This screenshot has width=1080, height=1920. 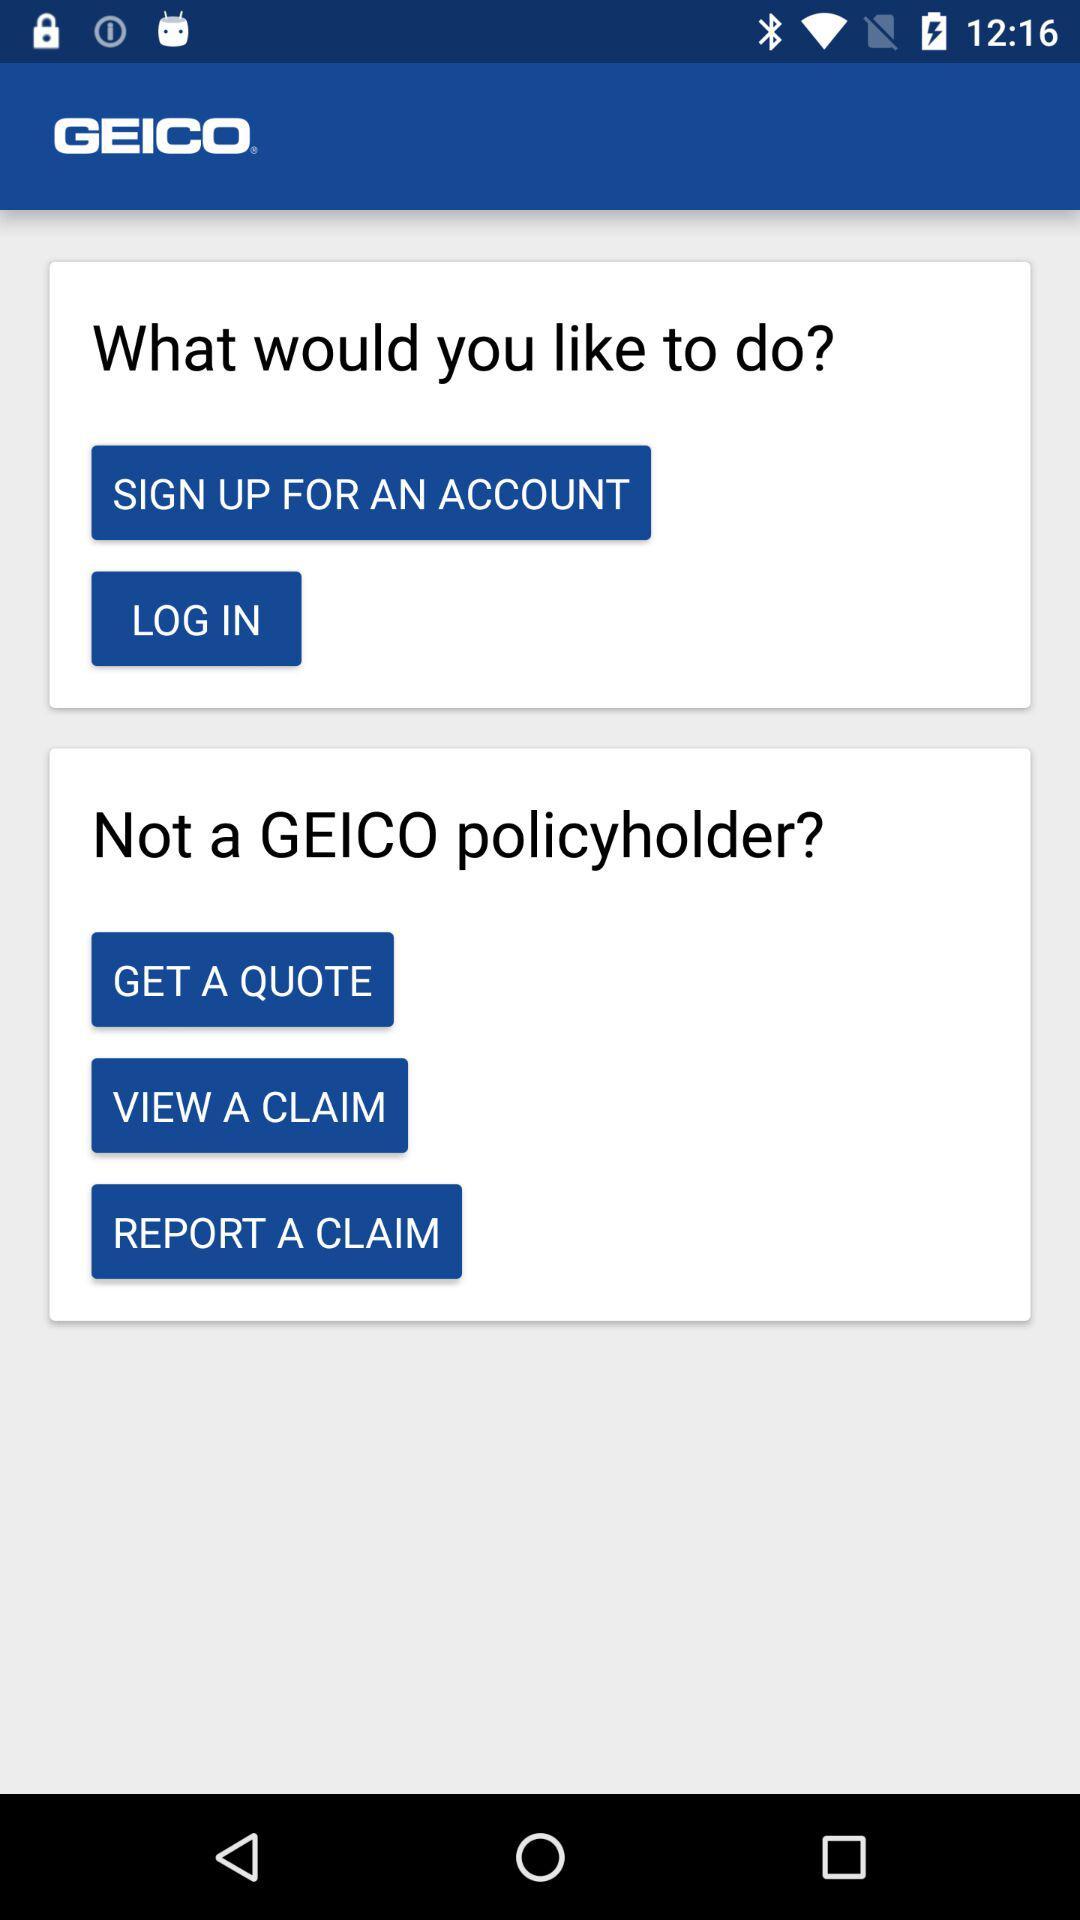 I want to click on log in icon, so click(x=196, y=617).